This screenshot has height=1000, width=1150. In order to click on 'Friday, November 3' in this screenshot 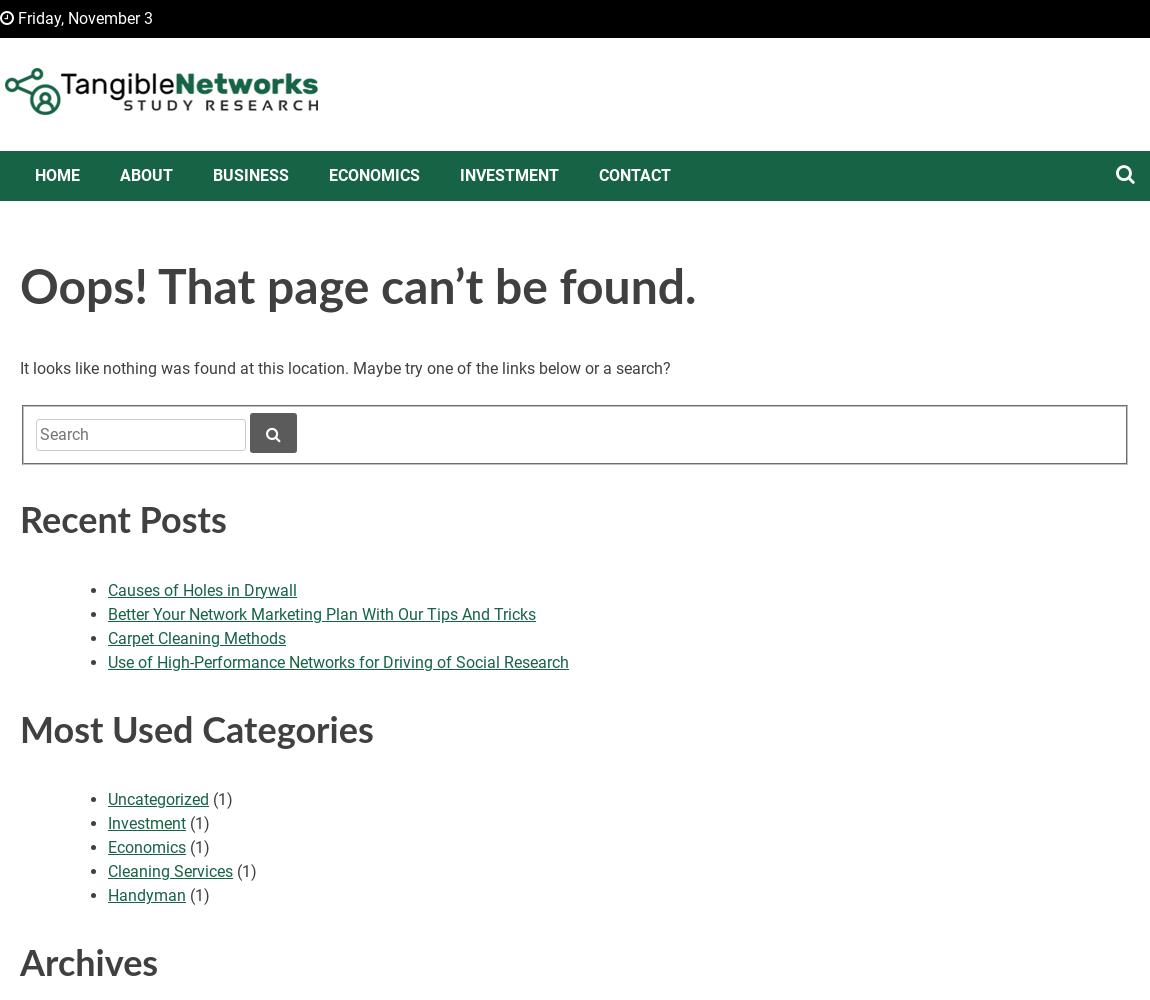, I will do `click(82, 18)`.